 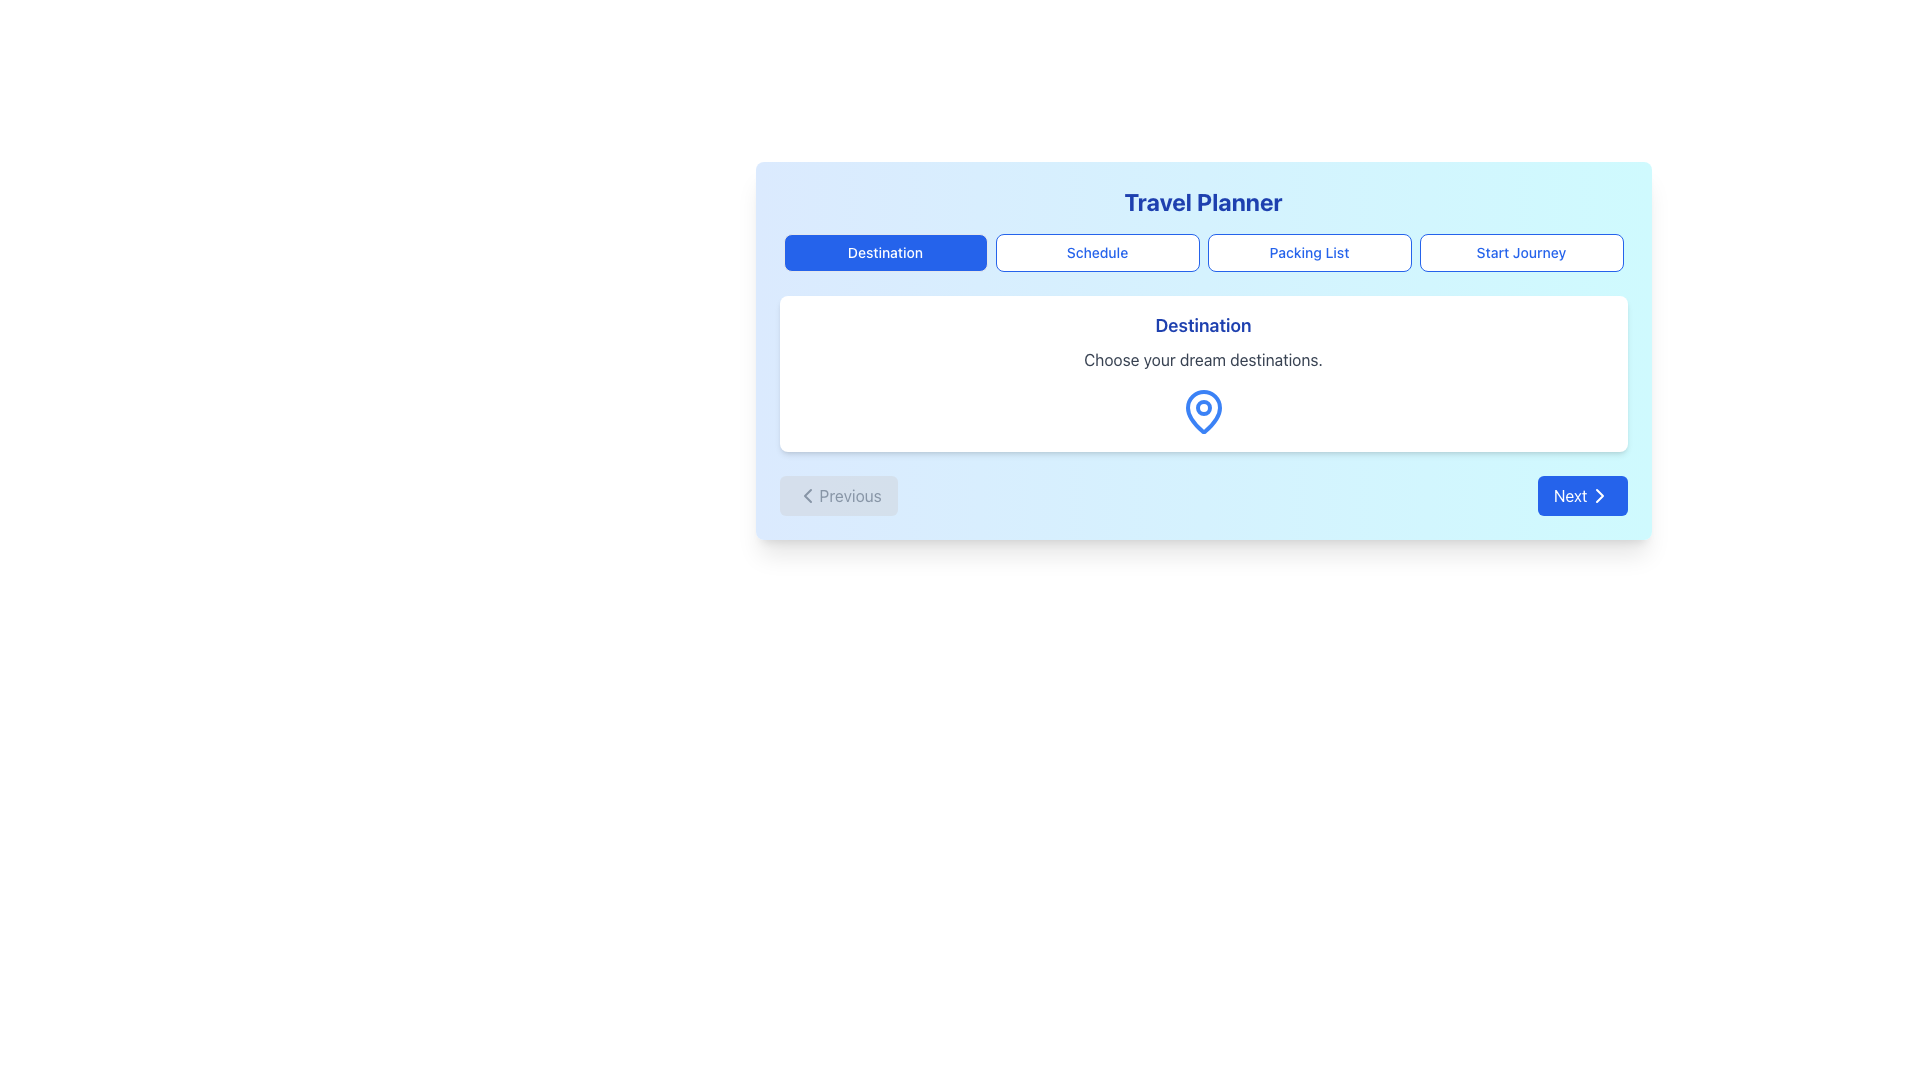 I want to click on the Icon (Chevron Left) located inside the 'Previous' button at the bottom left of the 'Travel Planner' interface, so click(x=807, y=495).